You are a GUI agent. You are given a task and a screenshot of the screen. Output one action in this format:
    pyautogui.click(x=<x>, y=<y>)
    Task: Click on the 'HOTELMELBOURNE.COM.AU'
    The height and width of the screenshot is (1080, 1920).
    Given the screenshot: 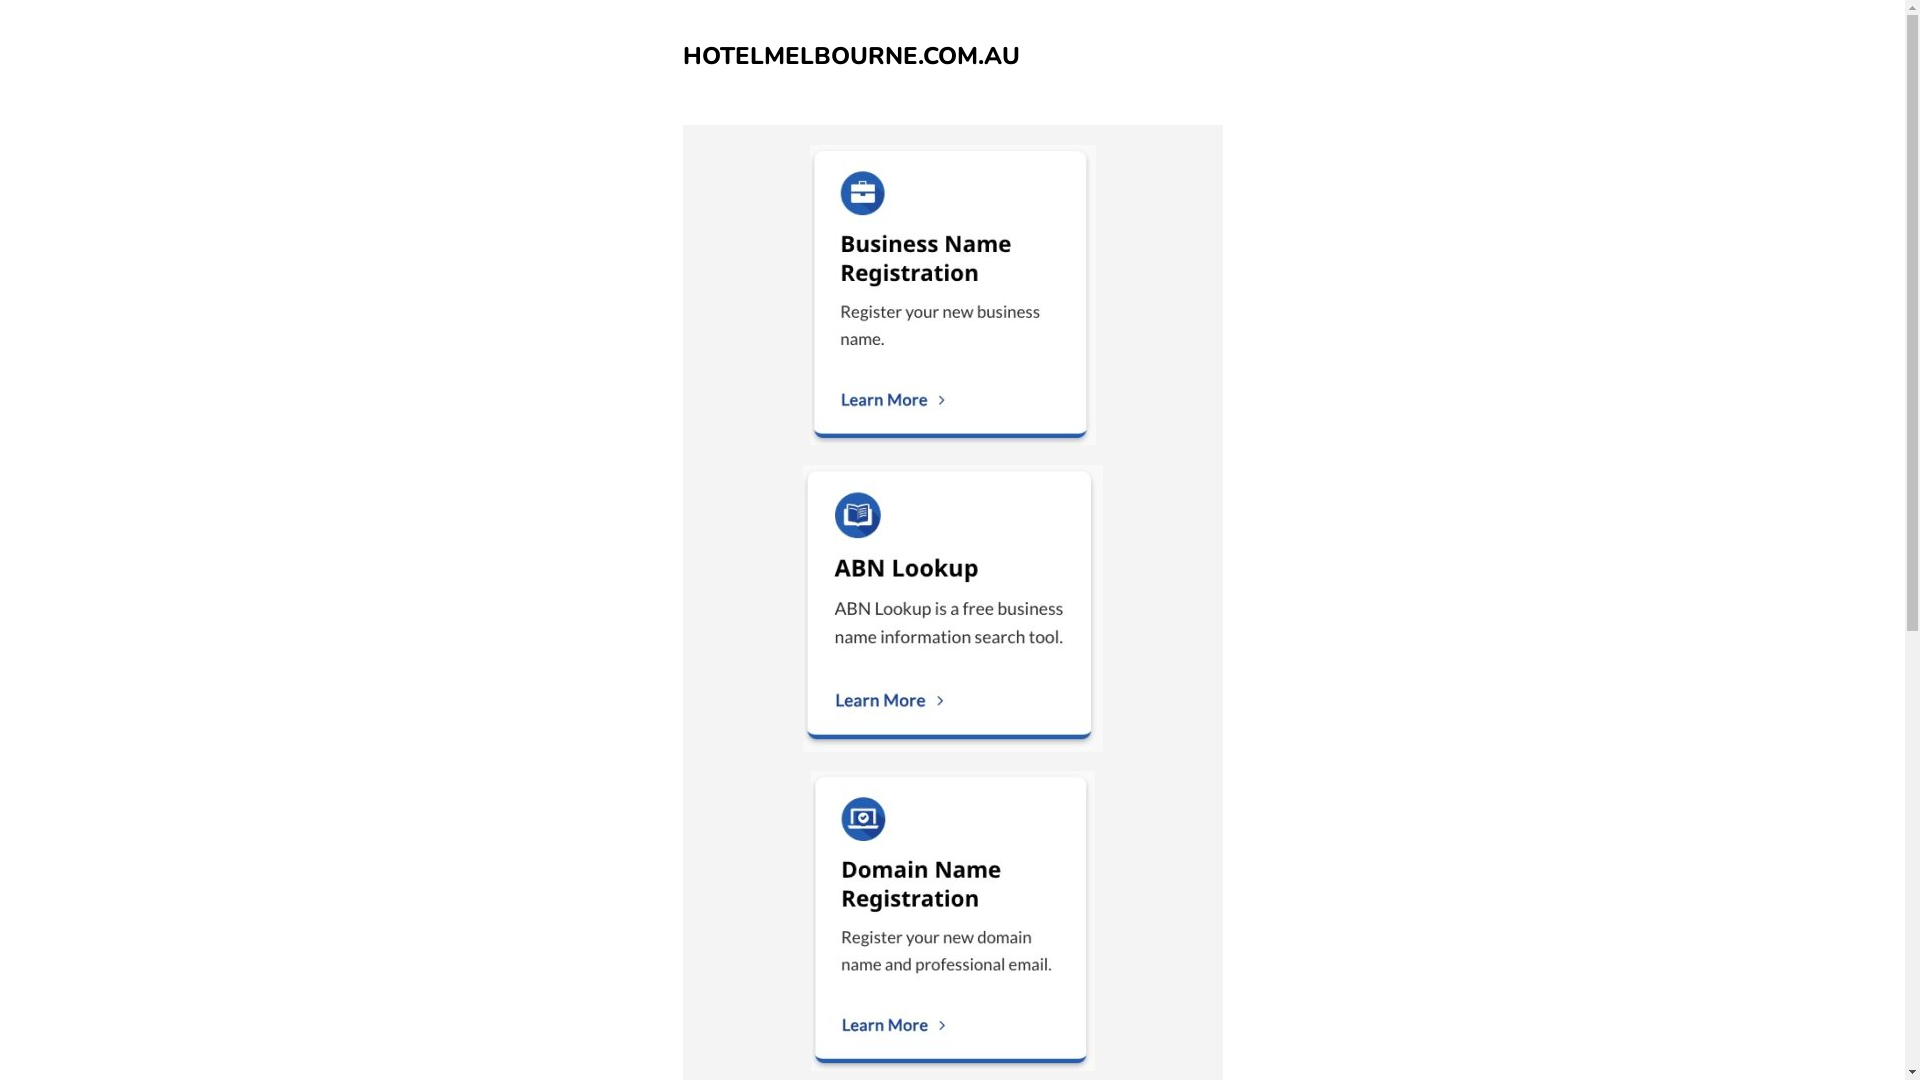 What is the action you would take?
    pyautogui.click(x=850, y=55)
    